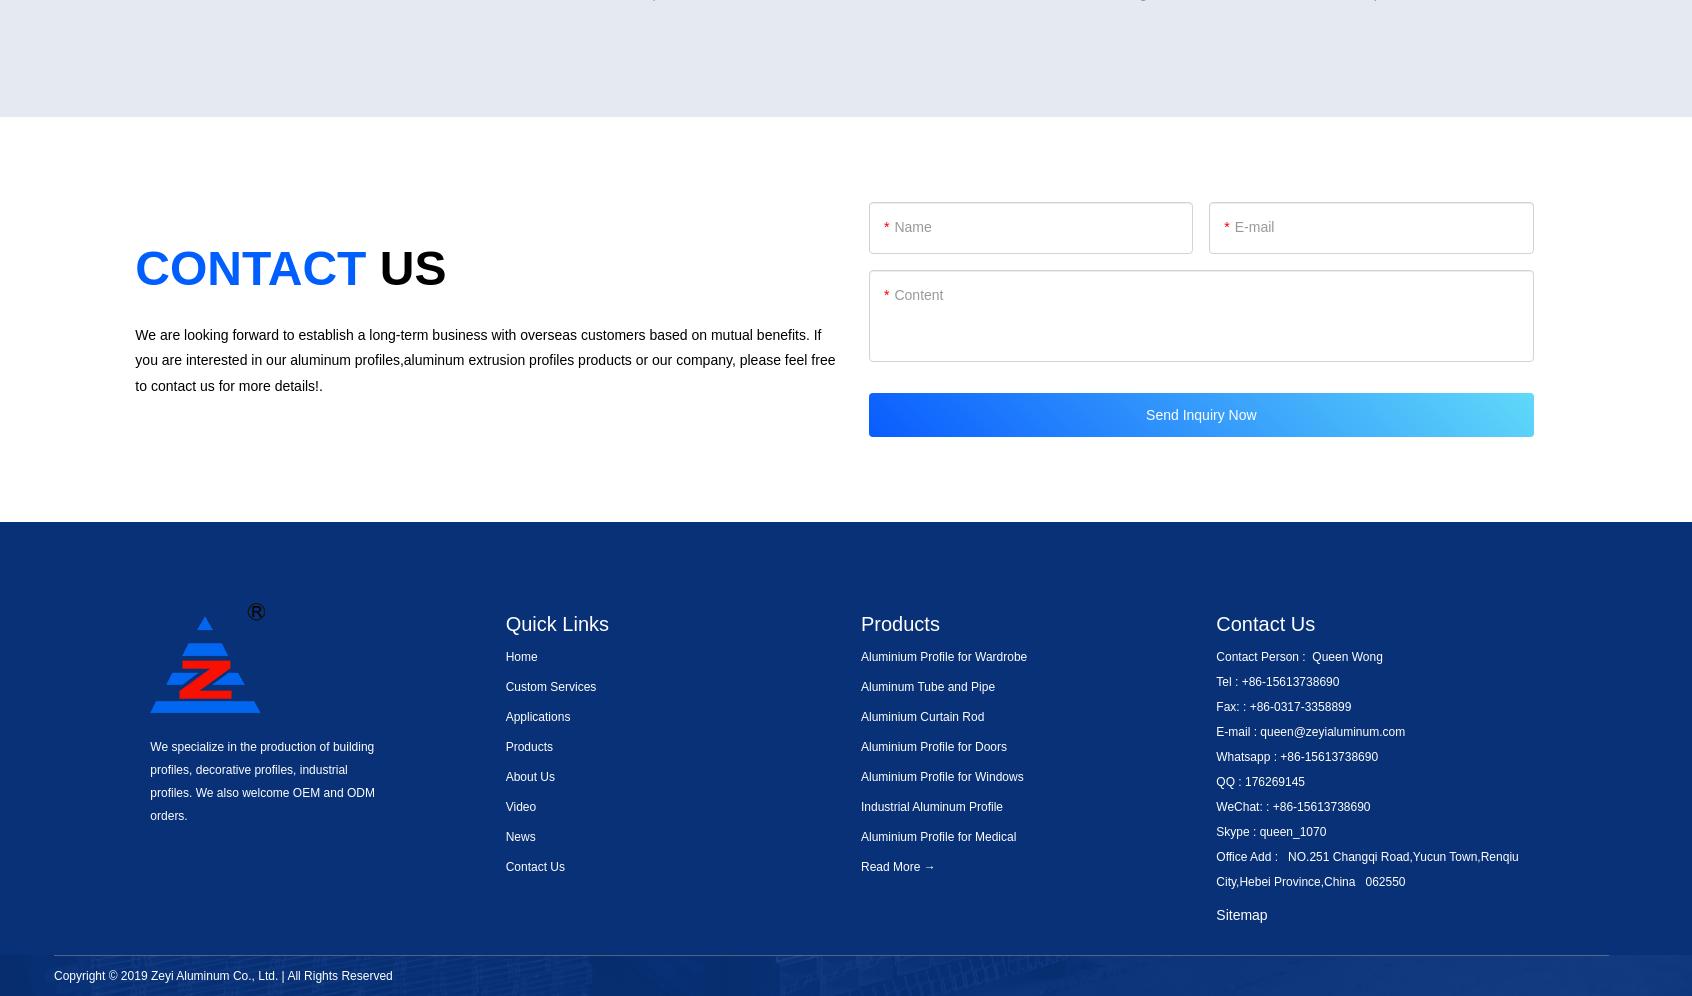 This screenshot has width=1692, height=996. What do you see at coordinates (1216, 780) in the screenshot?
I see `'QQ : 176269145'` at bounding box center [1216, 780].